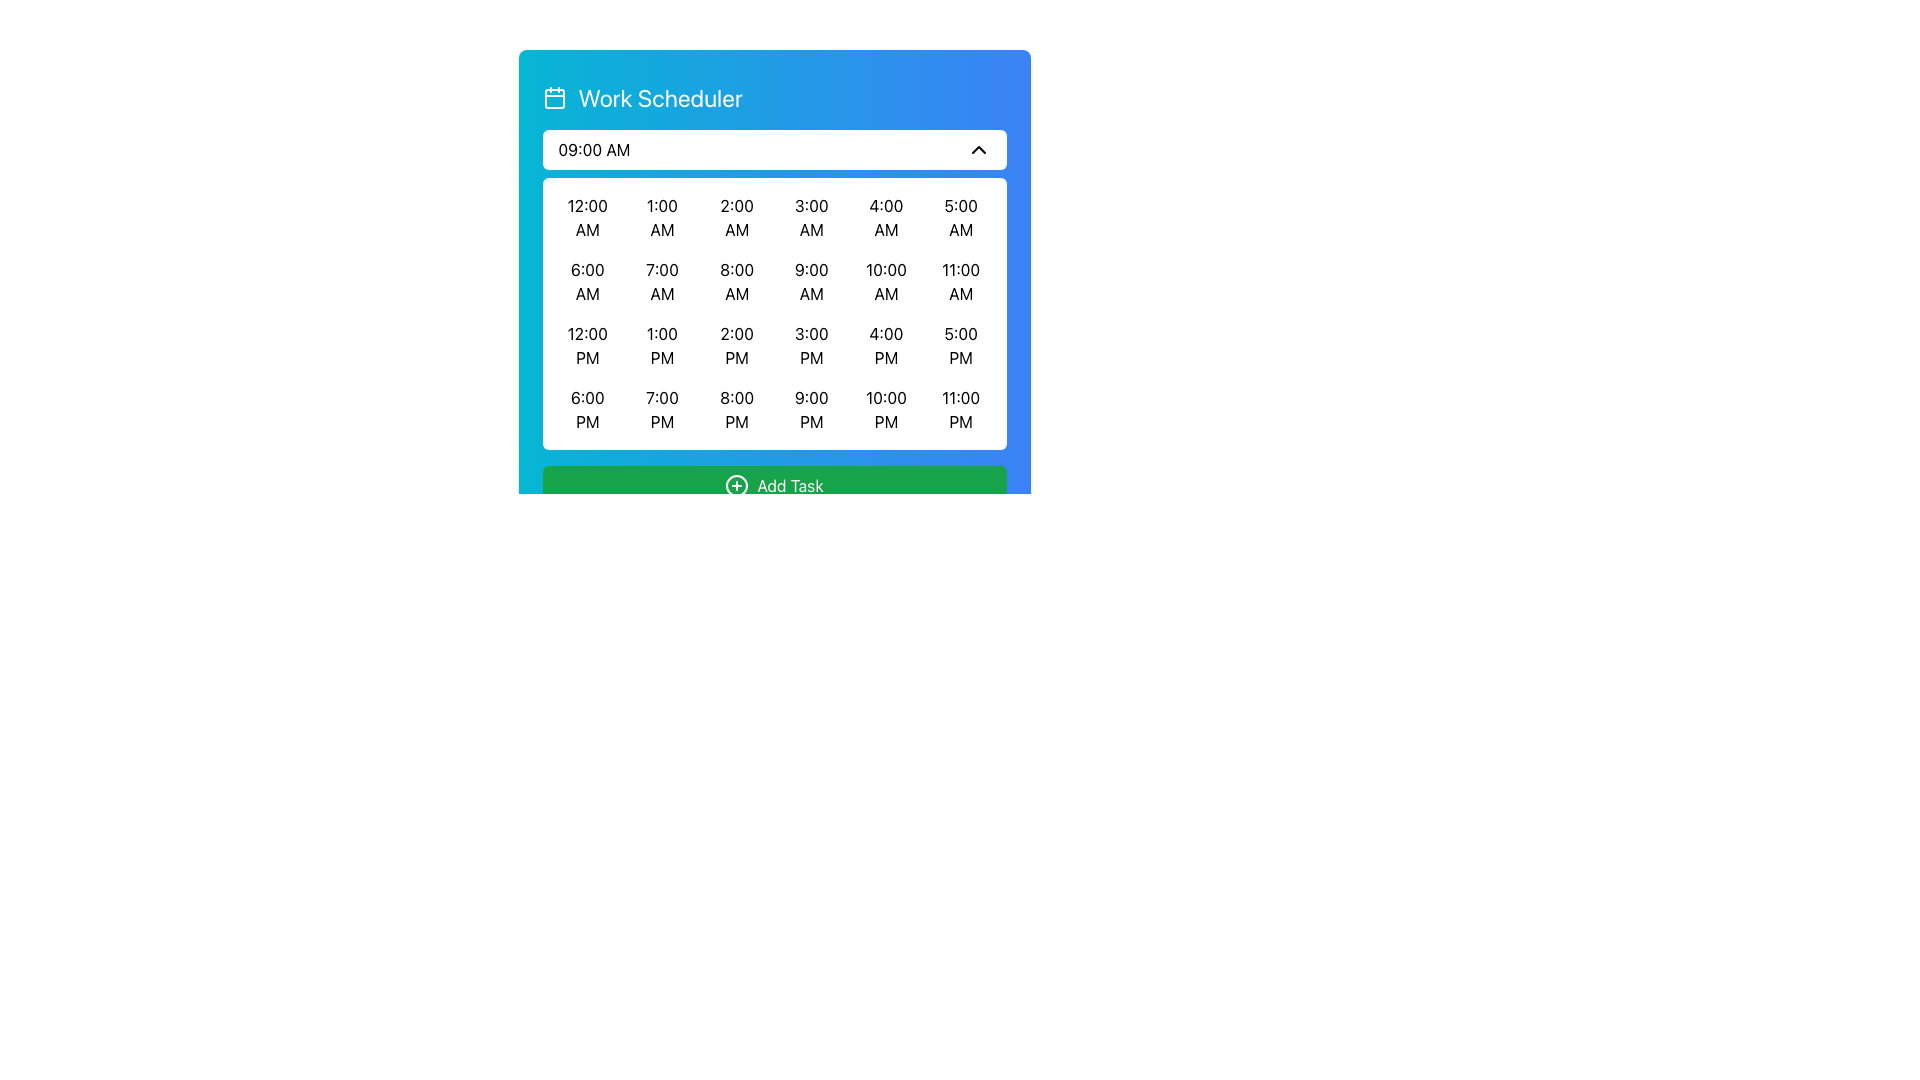 The image size is (1920, 1080). I want to click on the time selection button located in the third column of the second row to change its appearance, so click(736, 281).